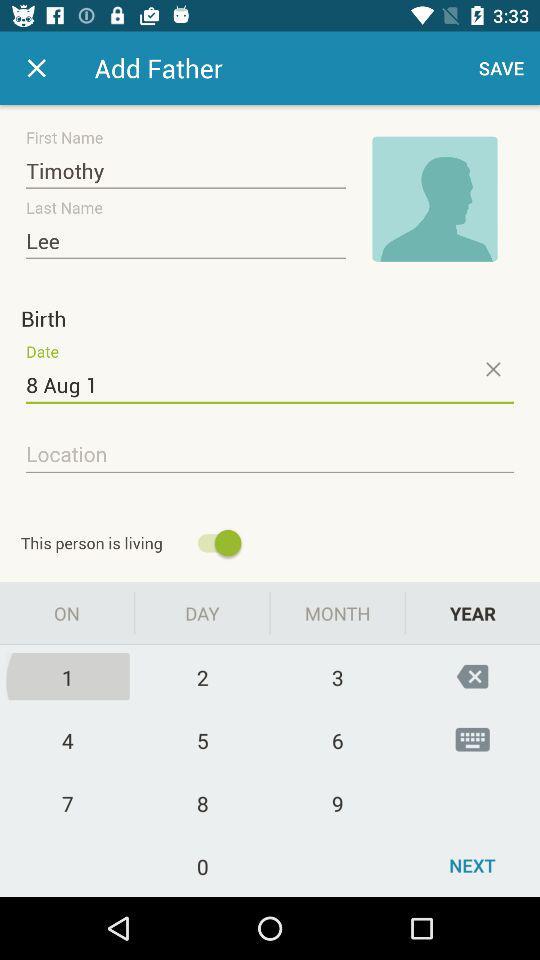 Image resolution: width=540 pixels, height=960 pixels. Describe the element at coordinates (491, 368) in the screenshot. I see `closing icon` at that location.